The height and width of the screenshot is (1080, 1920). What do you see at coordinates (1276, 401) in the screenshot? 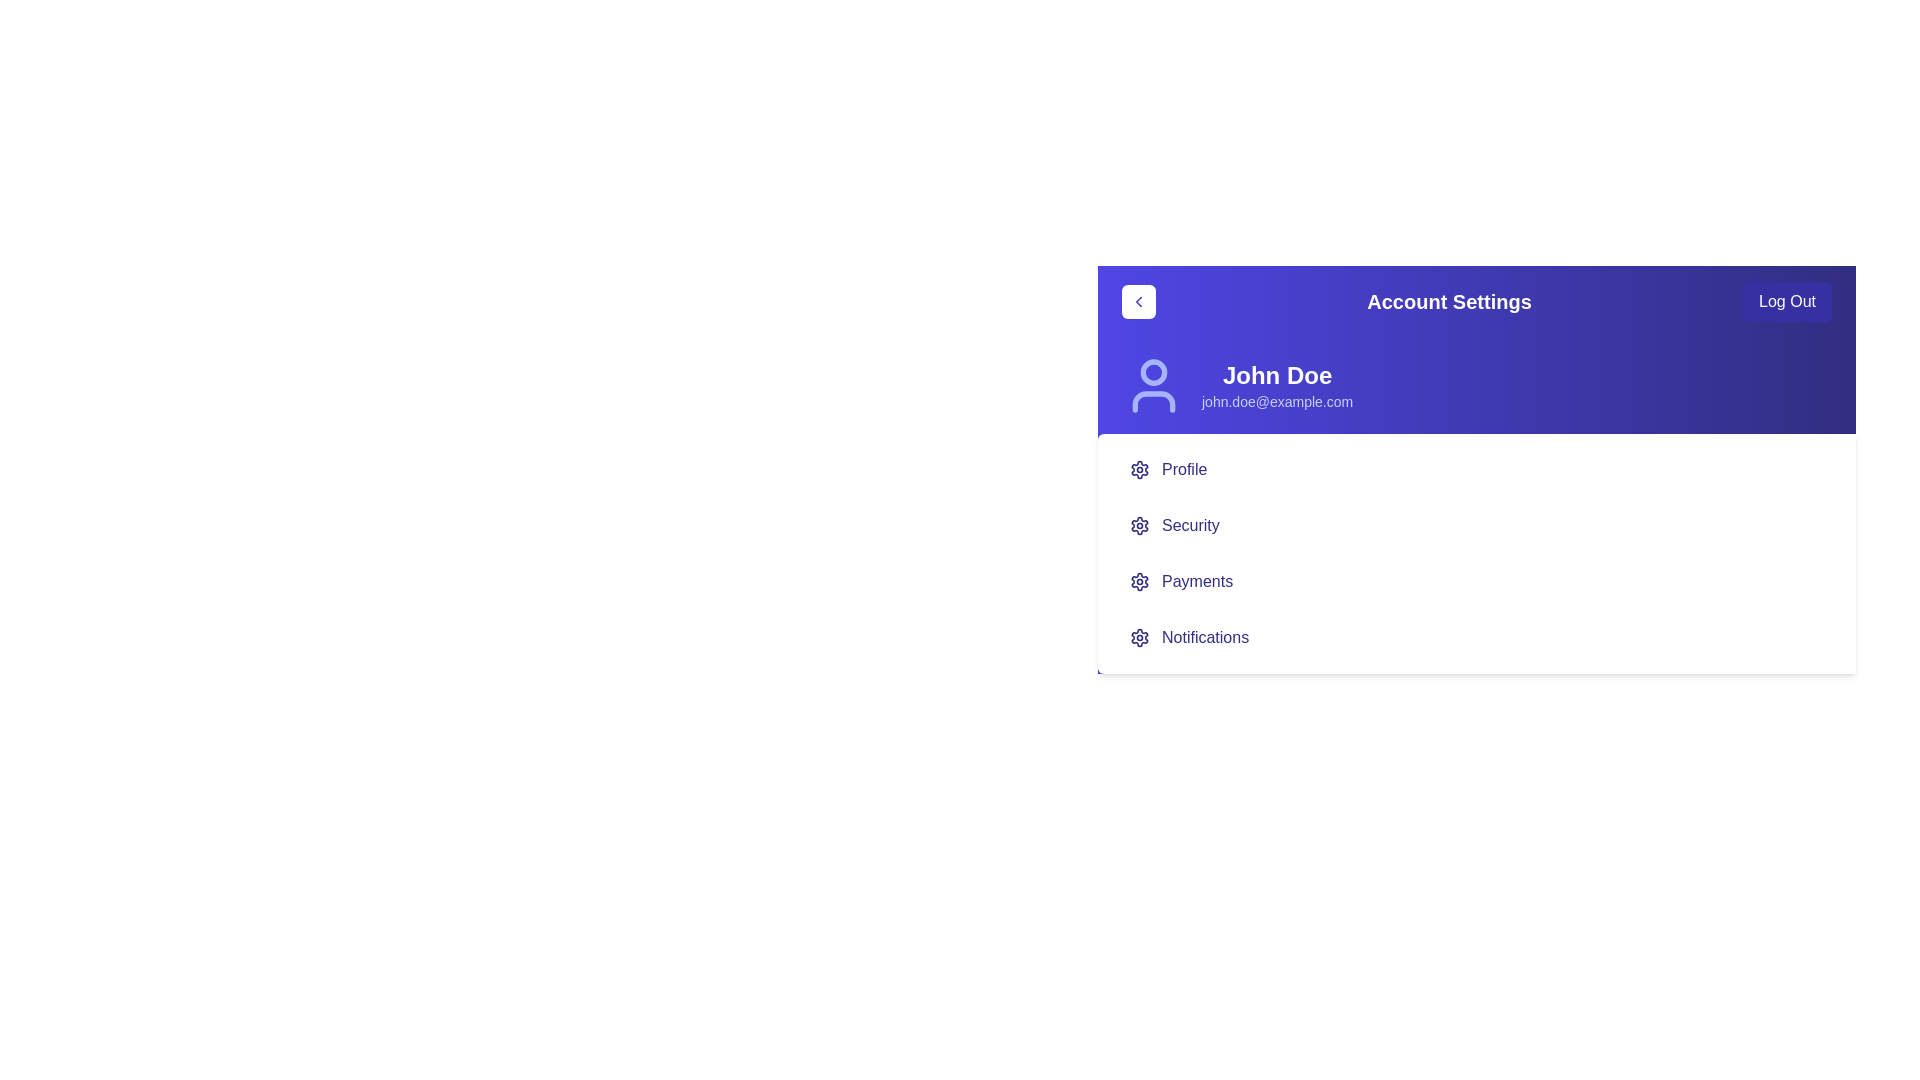
I see `email address displayed in the Text Display located below 'John Doe' in the Account Settings section` at bounding box center [1276, 401].